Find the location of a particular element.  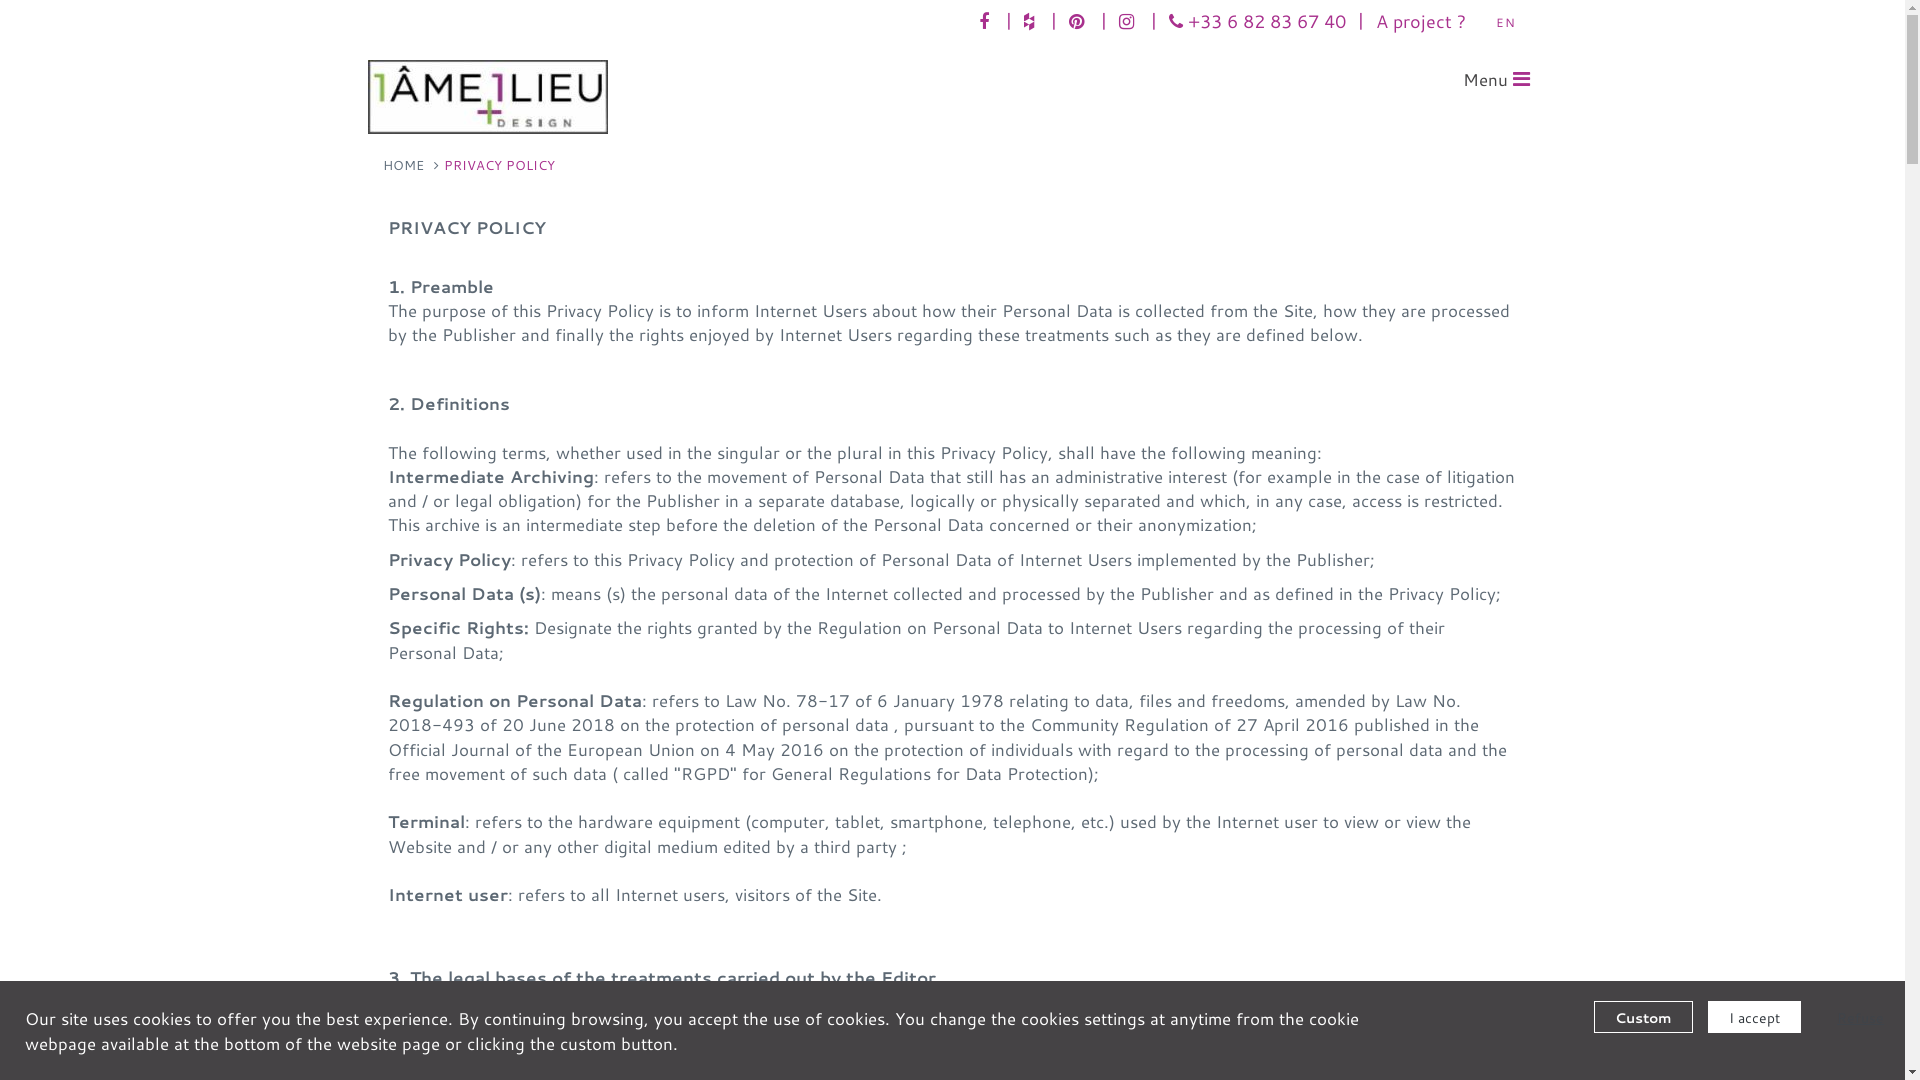

'Menu' is located at coordinates (1495, 79).